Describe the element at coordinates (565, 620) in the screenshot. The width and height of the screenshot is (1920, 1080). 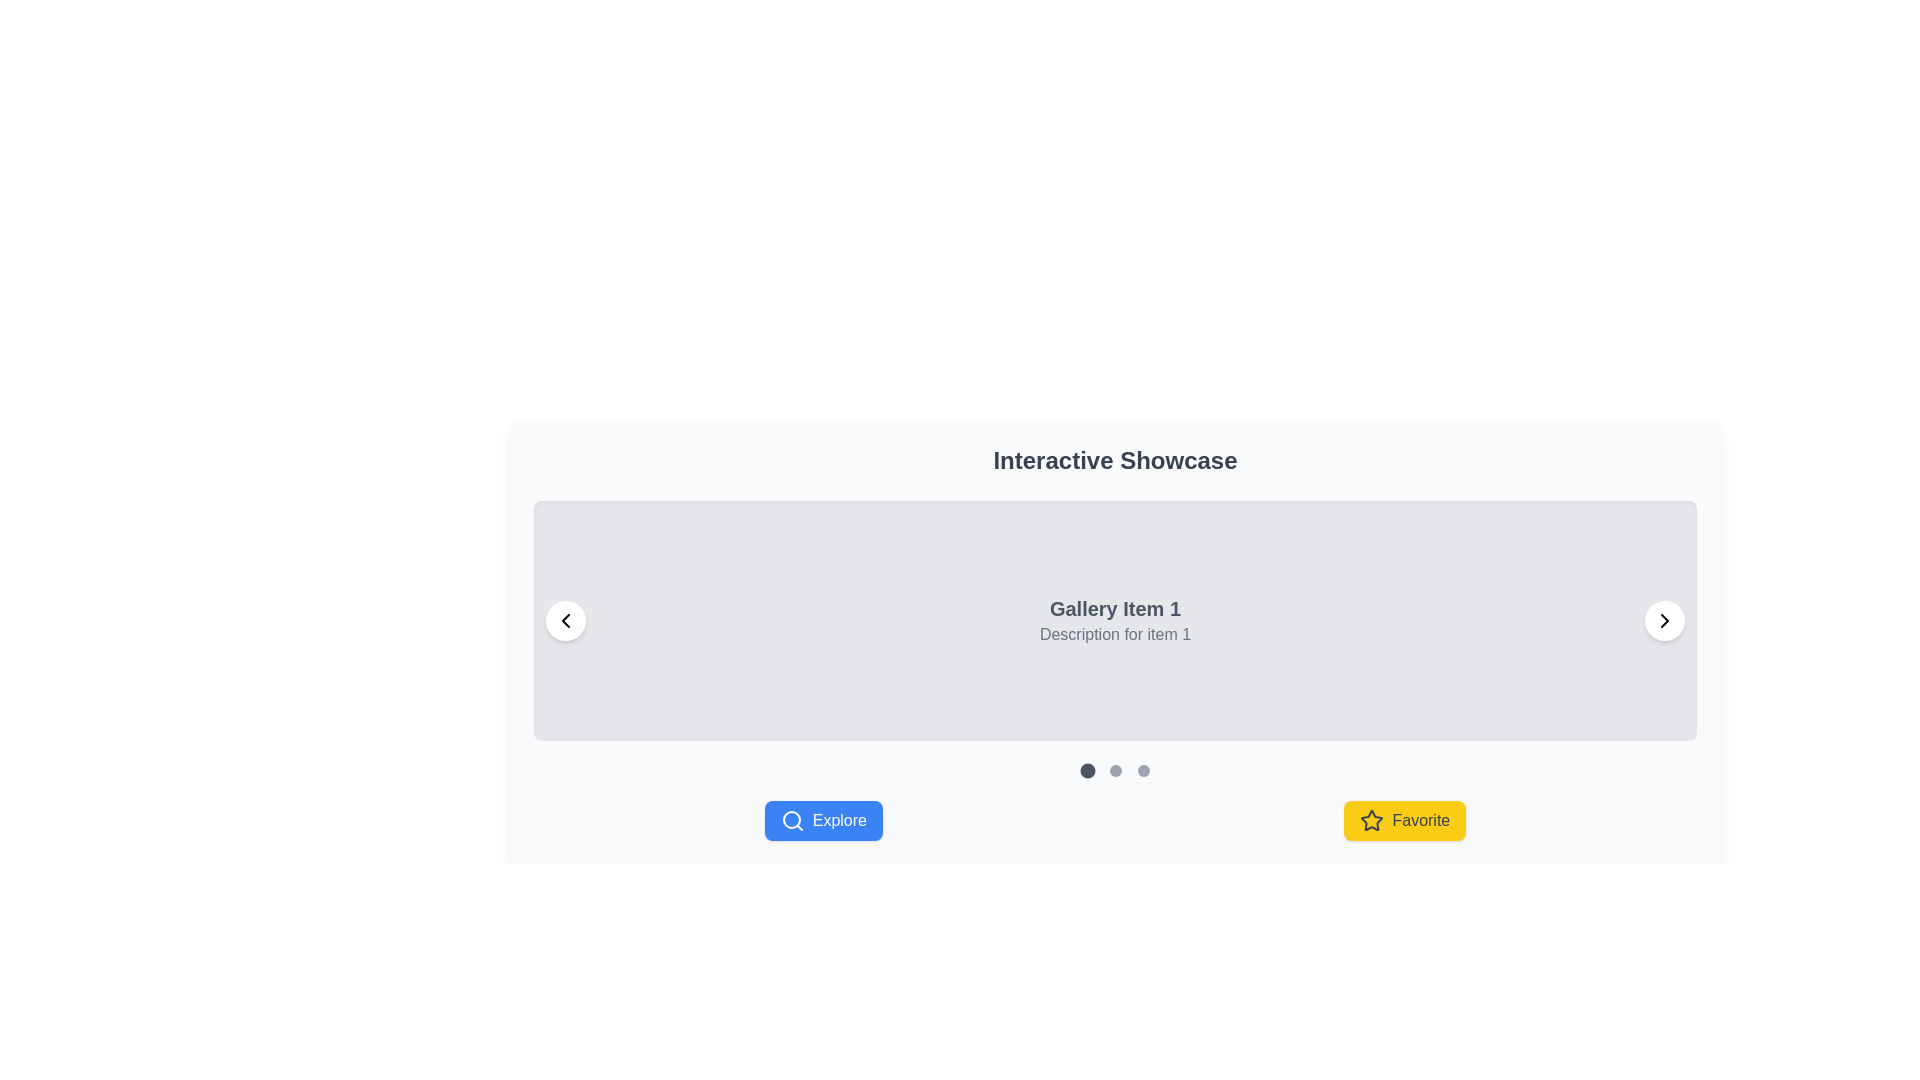
I see `the circular button with a left-pointing chevron icon, located on the left side of the gallery panel for keyboard navigation` at that location.